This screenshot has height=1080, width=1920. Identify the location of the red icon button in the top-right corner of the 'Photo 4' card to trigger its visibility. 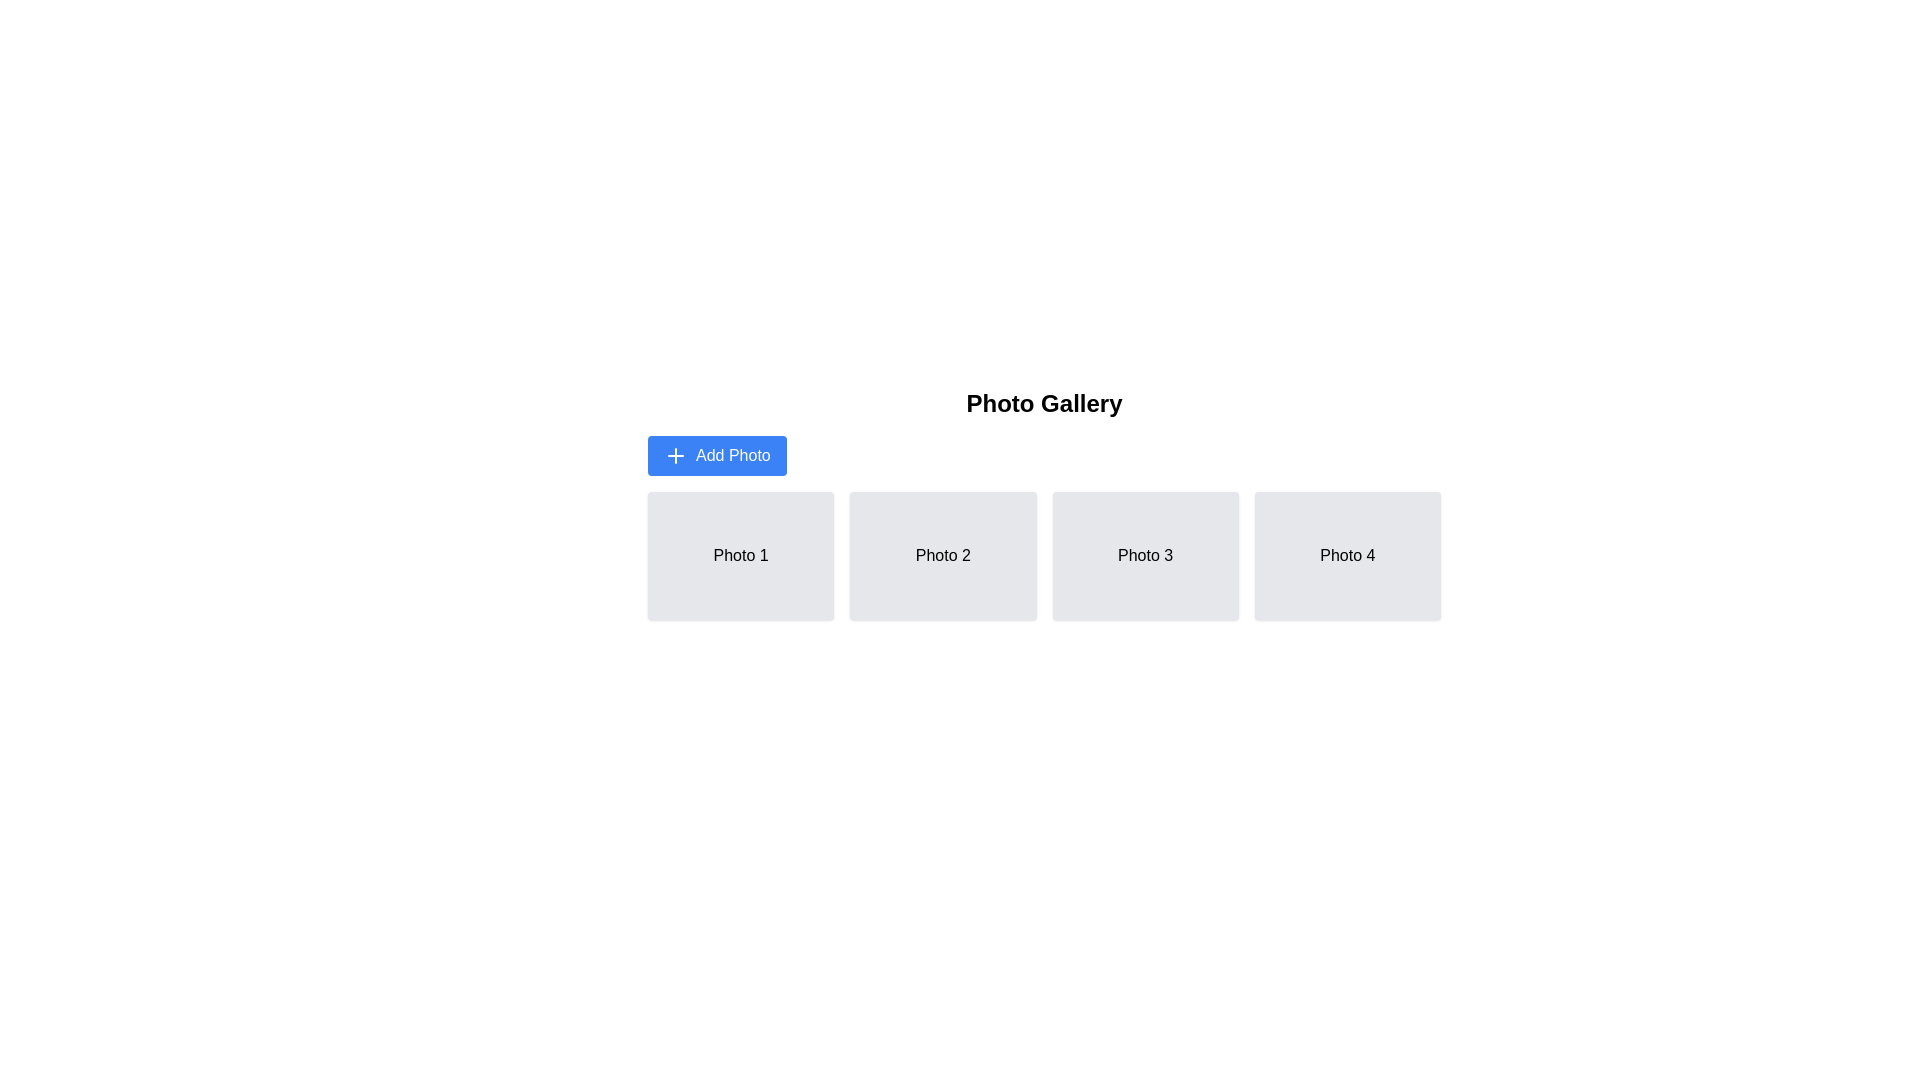
(1424, 507).